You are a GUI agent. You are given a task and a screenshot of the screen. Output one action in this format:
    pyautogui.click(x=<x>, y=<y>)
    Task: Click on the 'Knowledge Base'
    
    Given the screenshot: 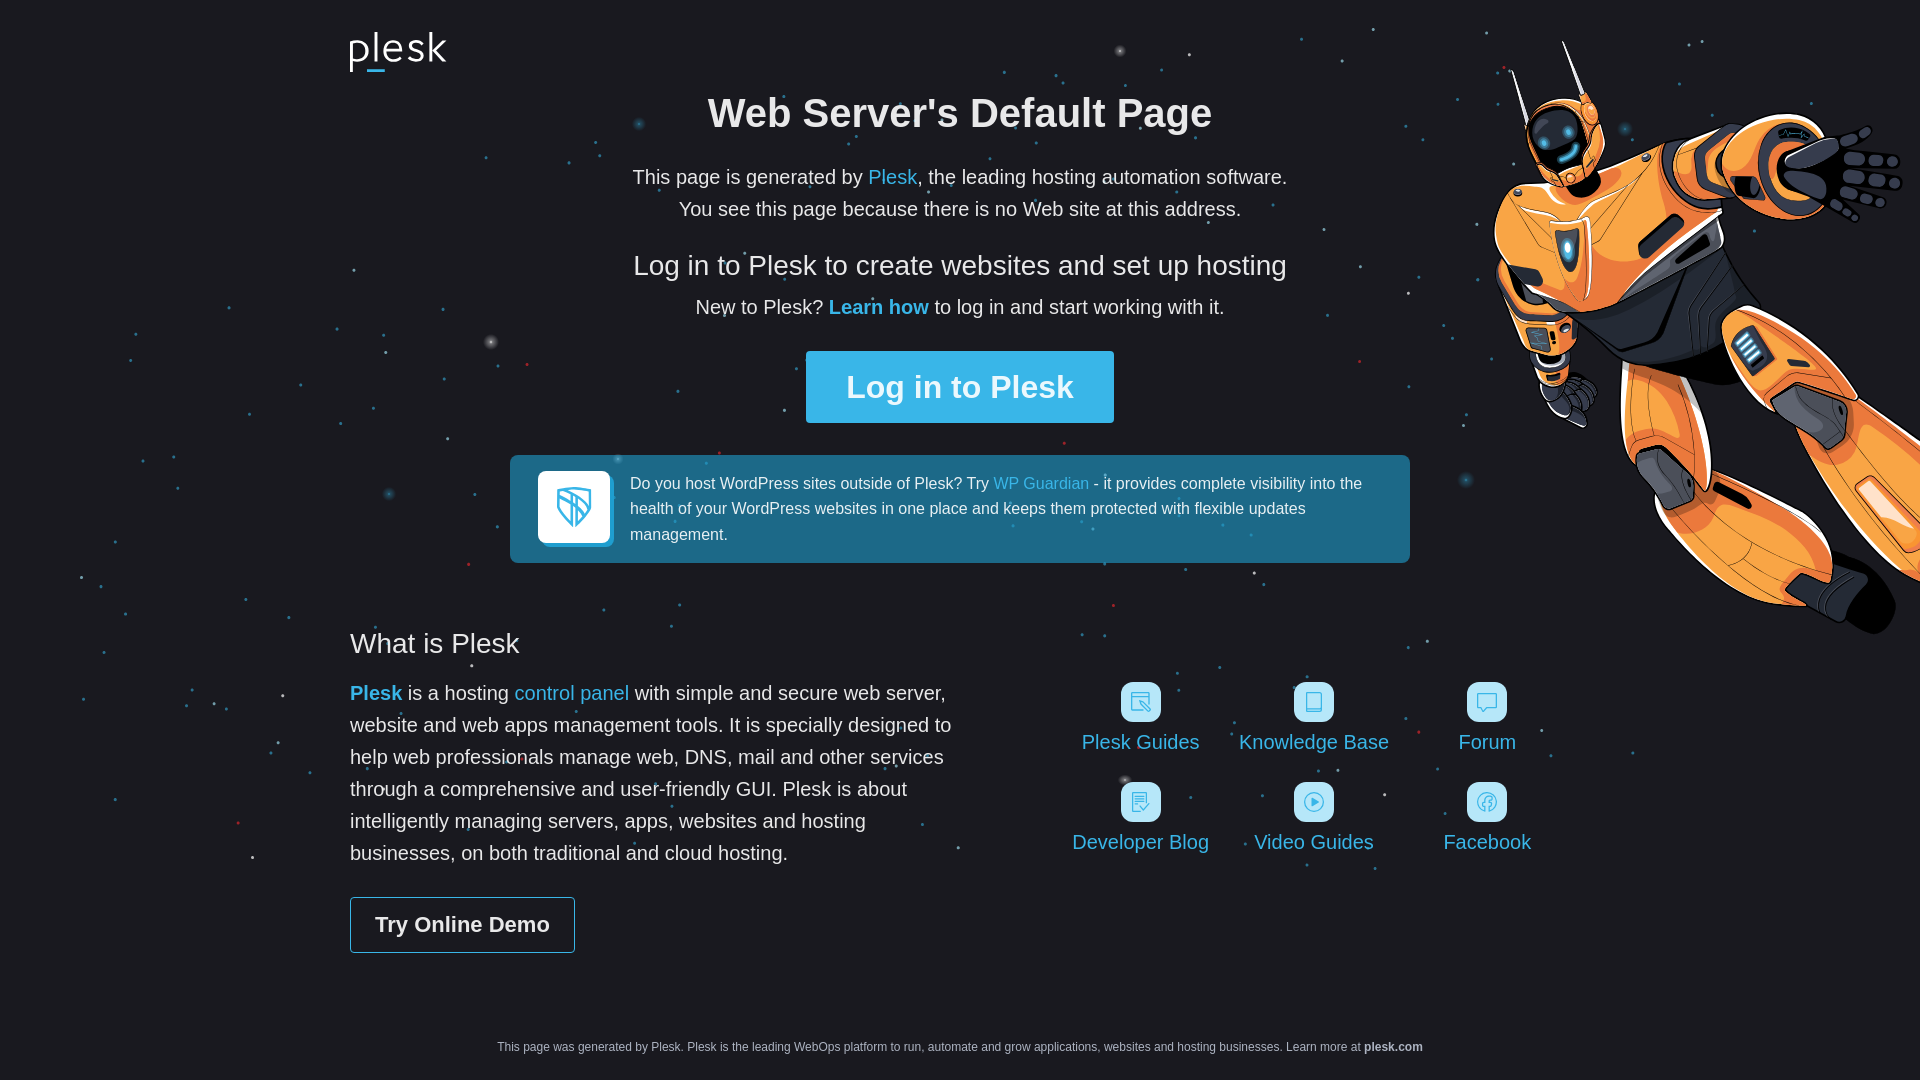 What is the action you would take?
    pyautogui.click(x=1313, y=716)
    